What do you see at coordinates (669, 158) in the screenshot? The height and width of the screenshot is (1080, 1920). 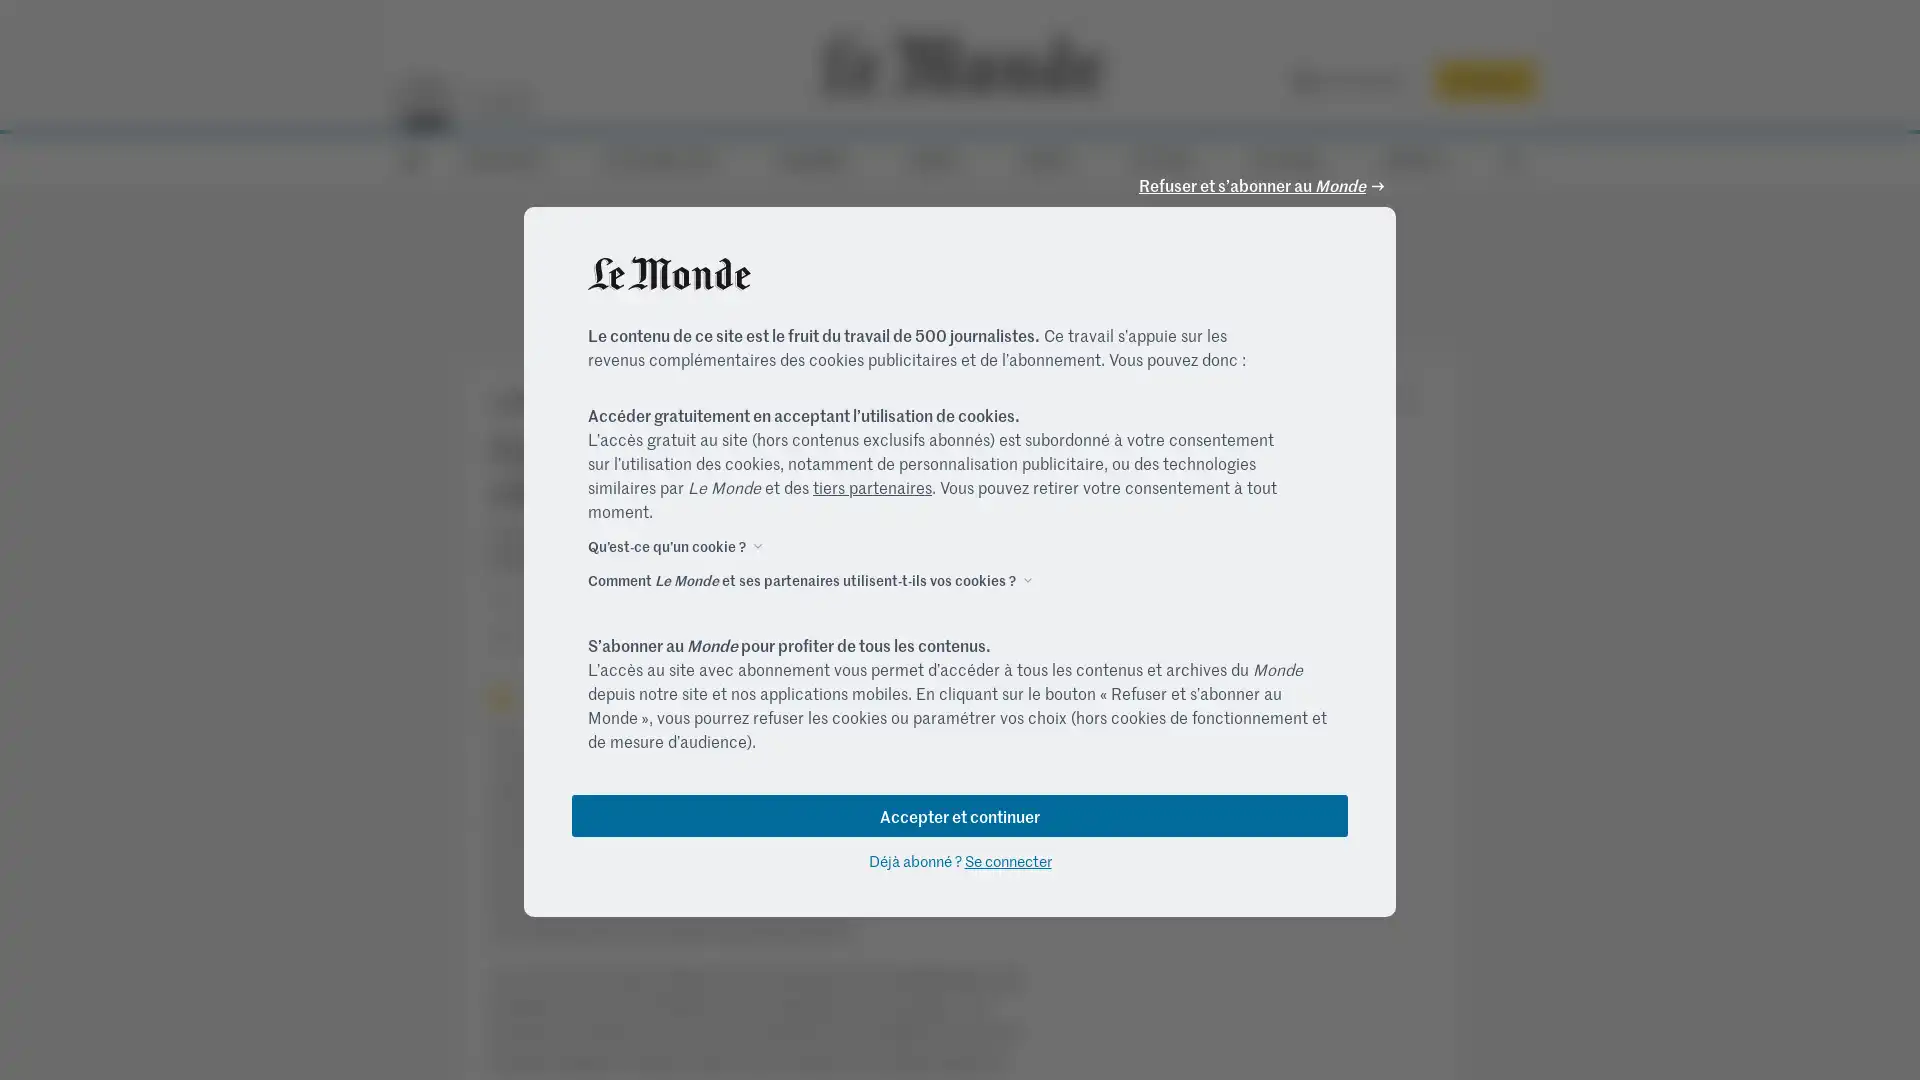 I see `ELECTIONS 2022` at bounding box center [669, 158].